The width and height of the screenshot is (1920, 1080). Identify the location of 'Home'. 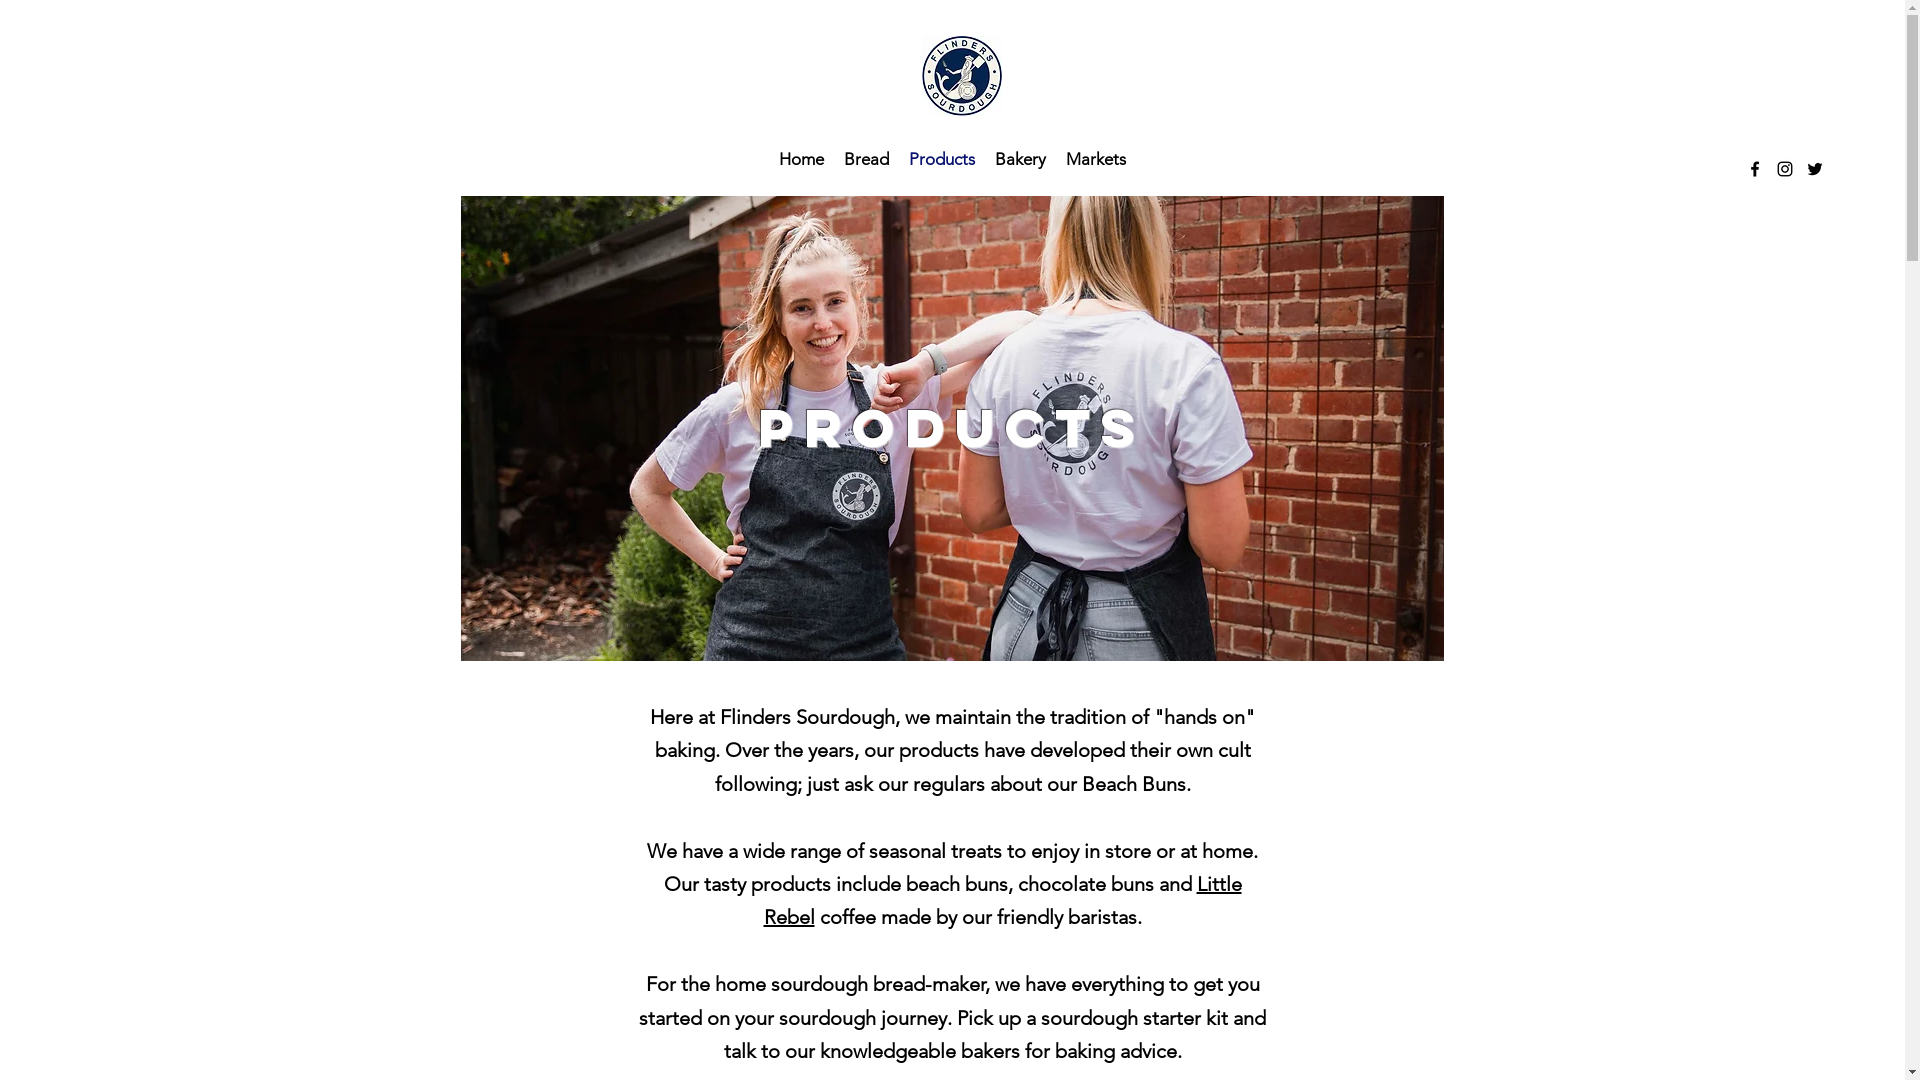
(801, 157).